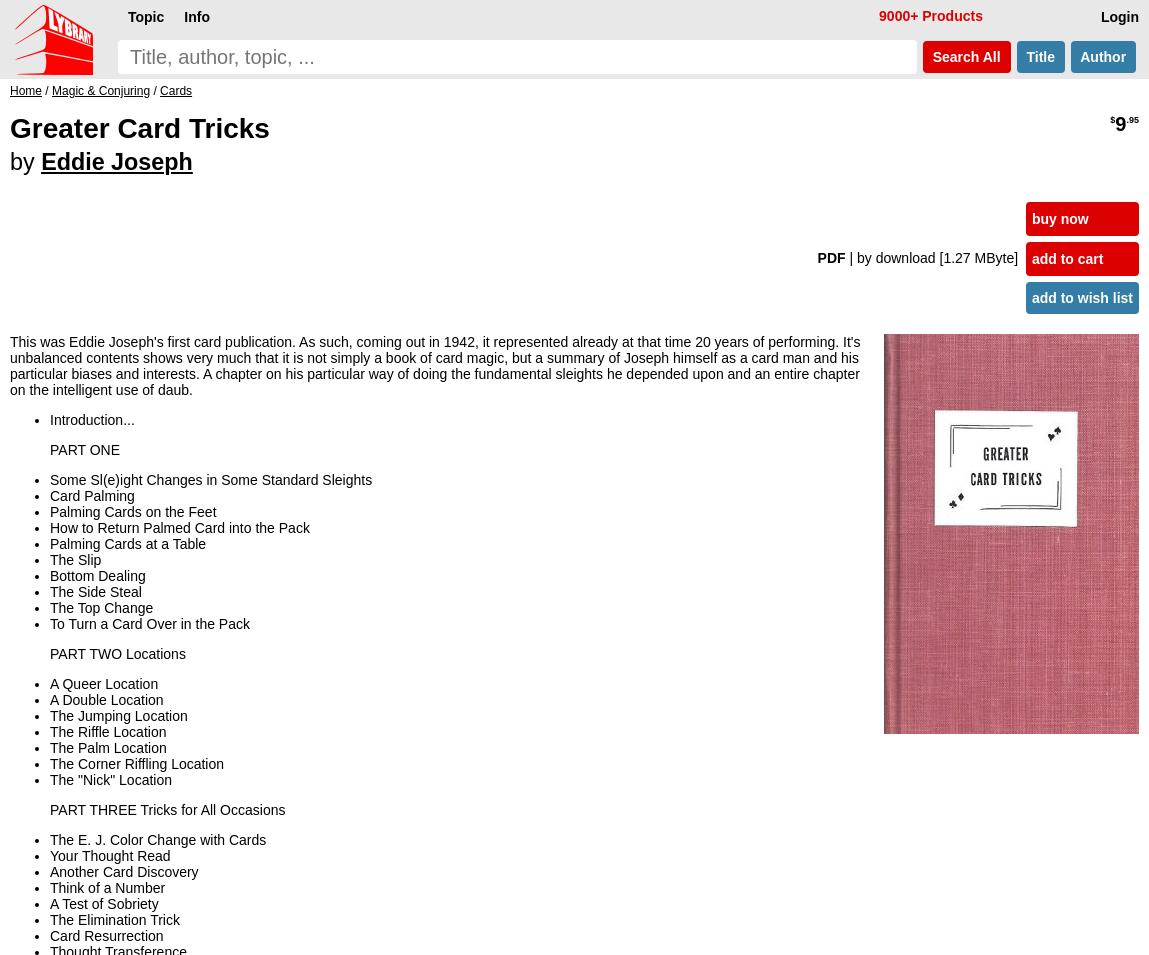  Describe the element at coordinates (178, 528) in the screenshot. I see `'How to Return Palmed Card into the Pack'` at that location.